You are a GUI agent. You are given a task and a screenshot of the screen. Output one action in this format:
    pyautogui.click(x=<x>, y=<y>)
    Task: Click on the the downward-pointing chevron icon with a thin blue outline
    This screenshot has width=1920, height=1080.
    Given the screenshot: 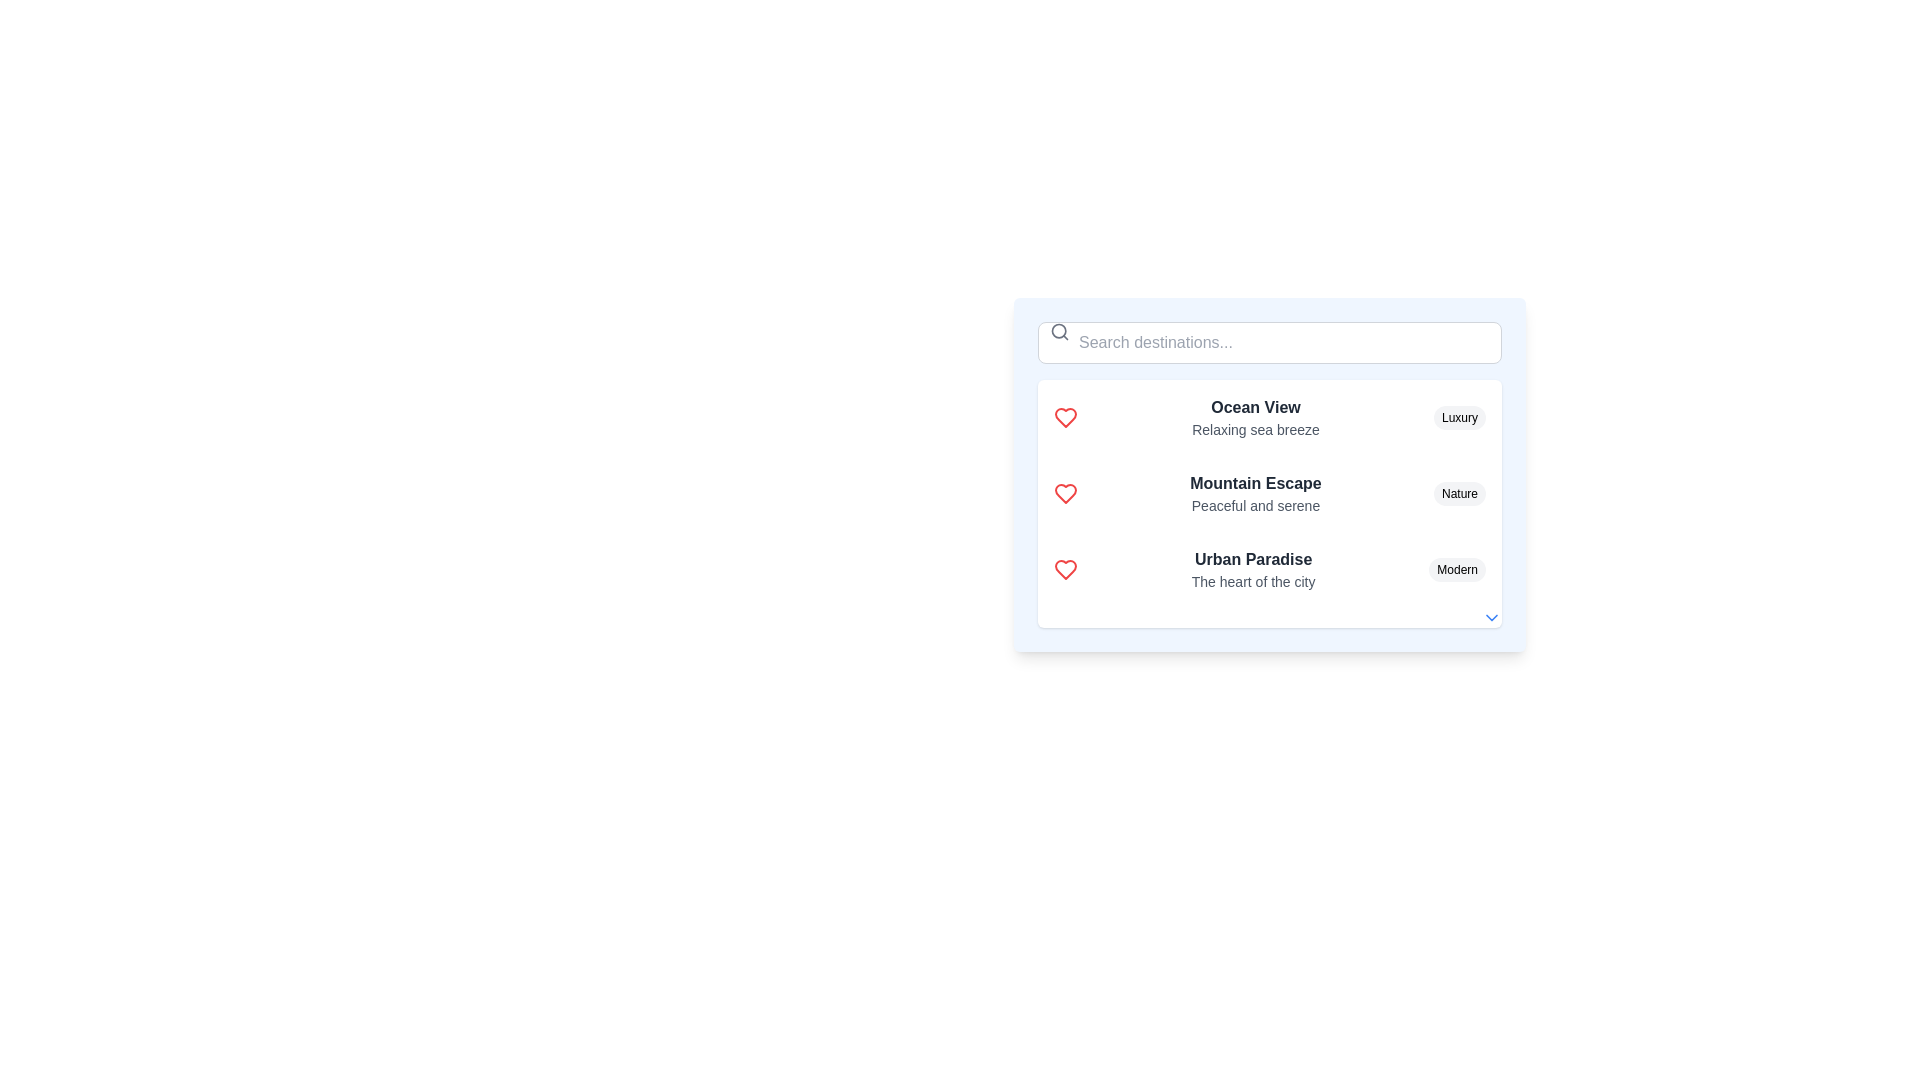 What is the action you would take?
    pyautogui.click(x=1492, y=616)
    